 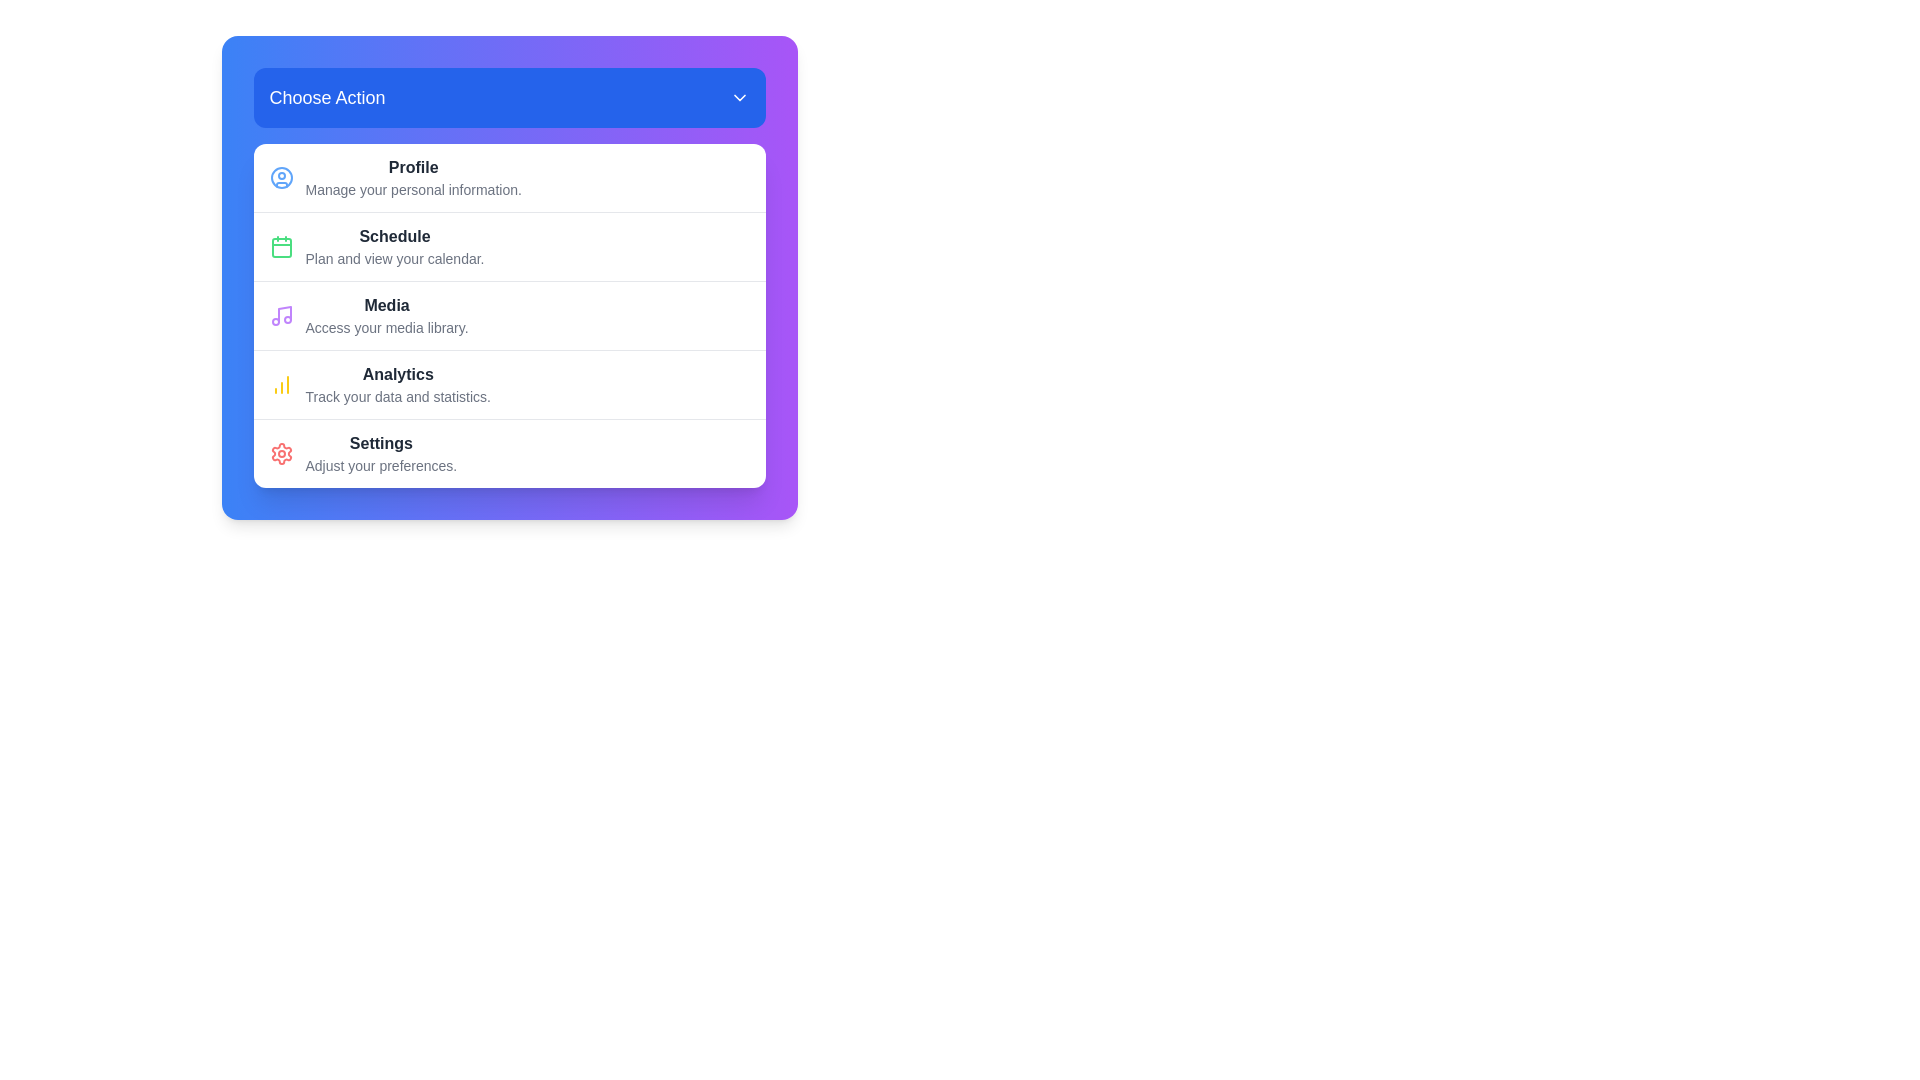 What do you see at coordinates (381, 442) in the screenshot?
I see `the 'Settings' title text label, which is the fifth menu item in a vertical list within the settings panel interface` at bounding box center [381, 442].